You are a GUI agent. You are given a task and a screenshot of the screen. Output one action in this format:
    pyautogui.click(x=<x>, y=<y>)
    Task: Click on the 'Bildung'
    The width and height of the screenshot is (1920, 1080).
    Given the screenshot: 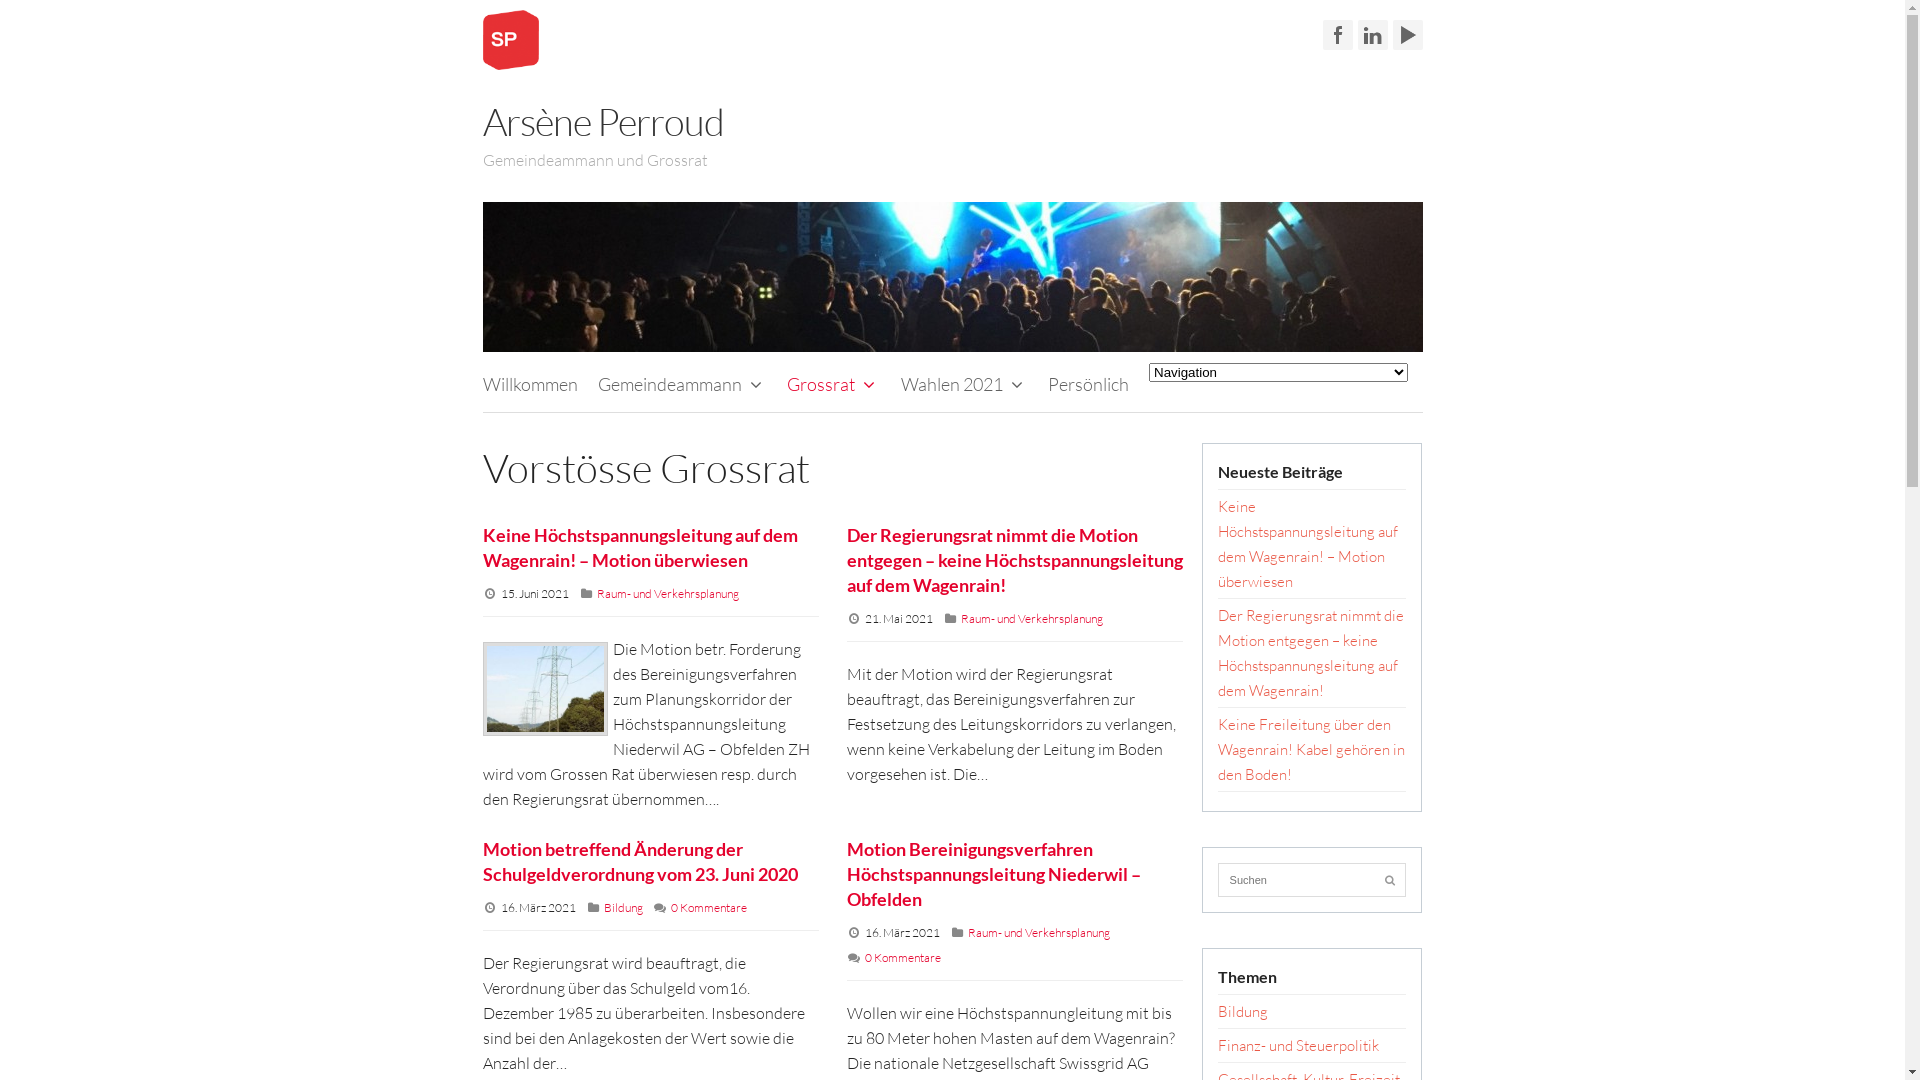 What is the action you would take?
    pyautogui.click(x=1242, y=1011)
    